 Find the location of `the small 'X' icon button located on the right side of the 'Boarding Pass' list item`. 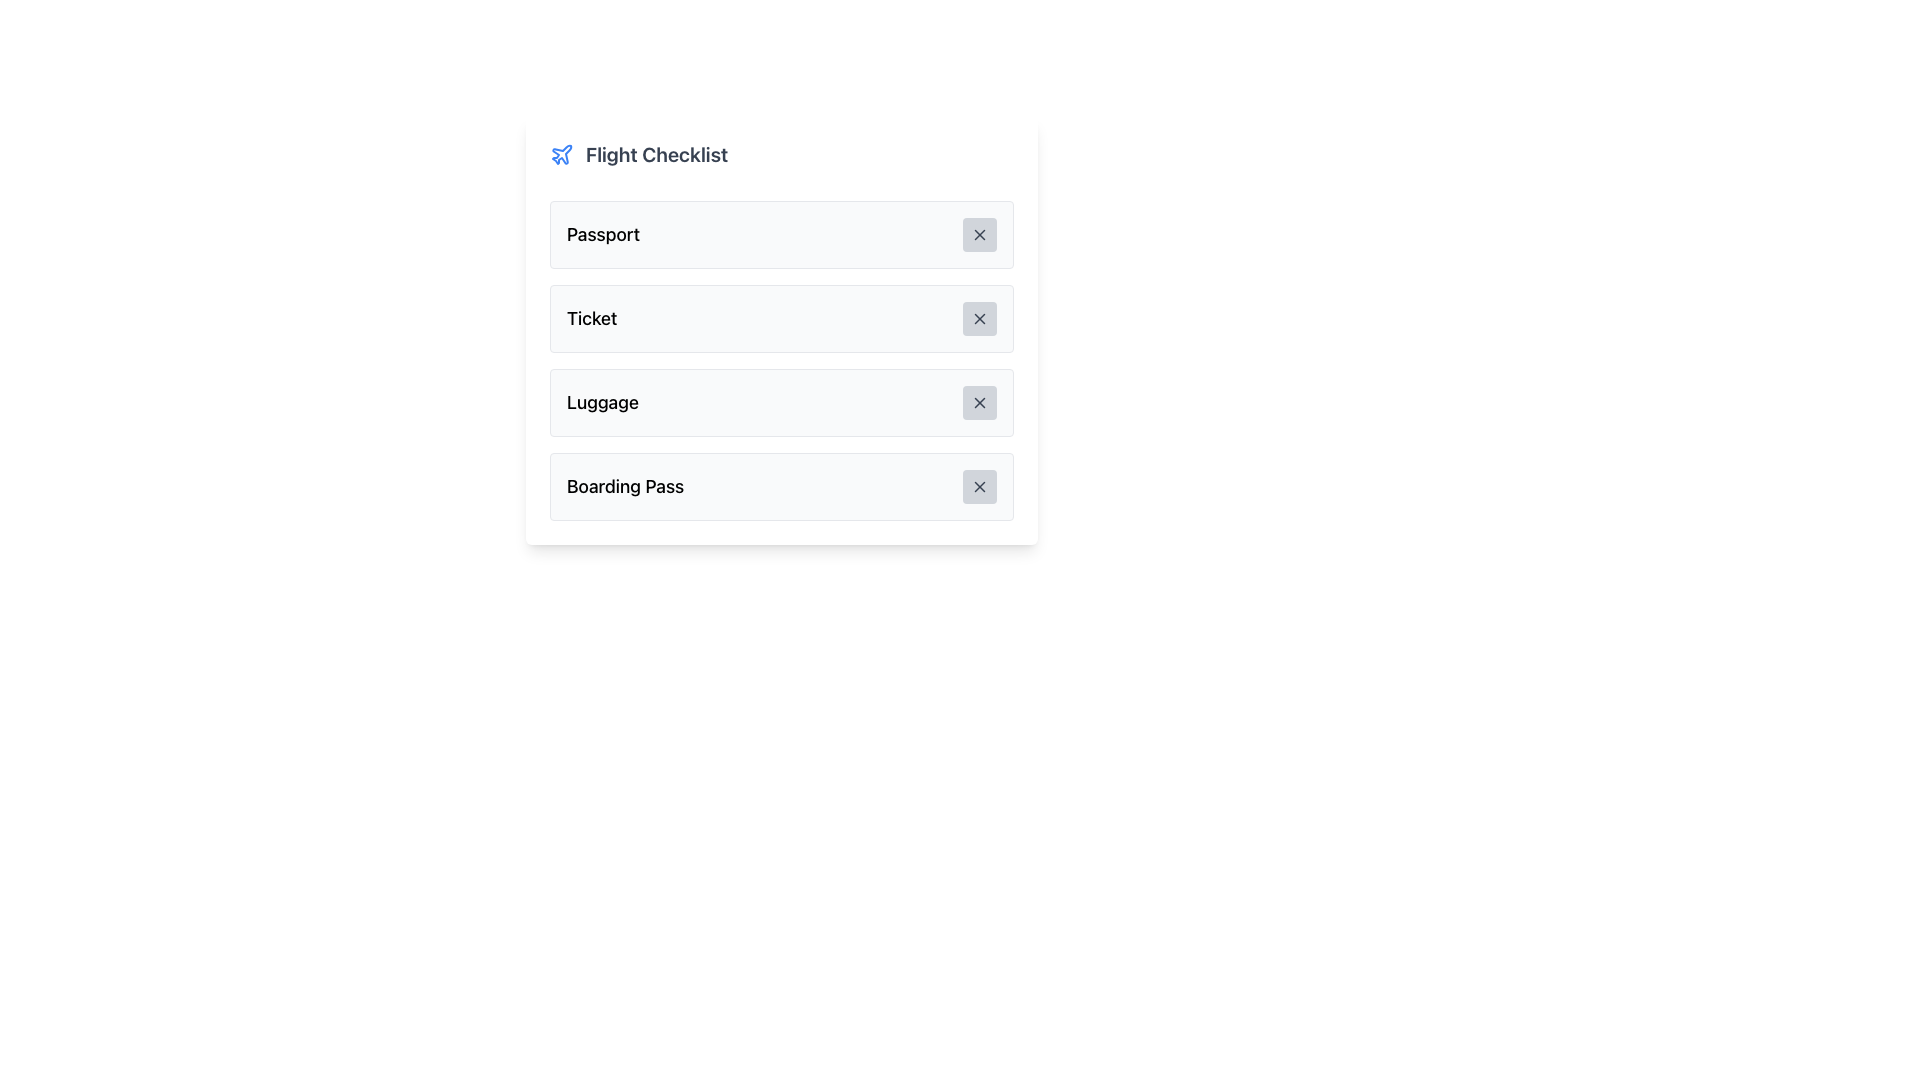

the small 'X' icon button located on the right side of the 'Boarding Pass' list item is located at coordinates (979, 486).